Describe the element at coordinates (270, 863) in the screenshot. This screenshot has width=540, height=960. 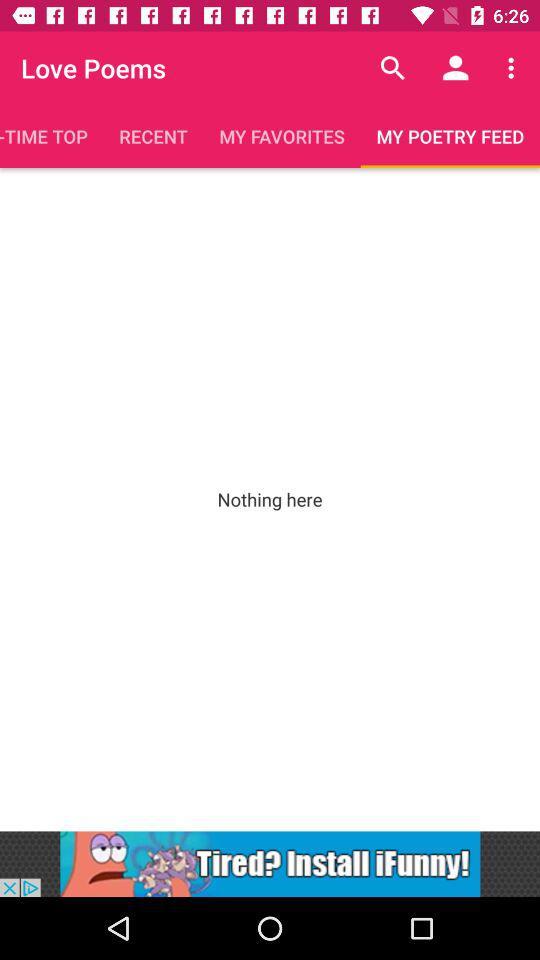
I see `click advertisement` at that location.